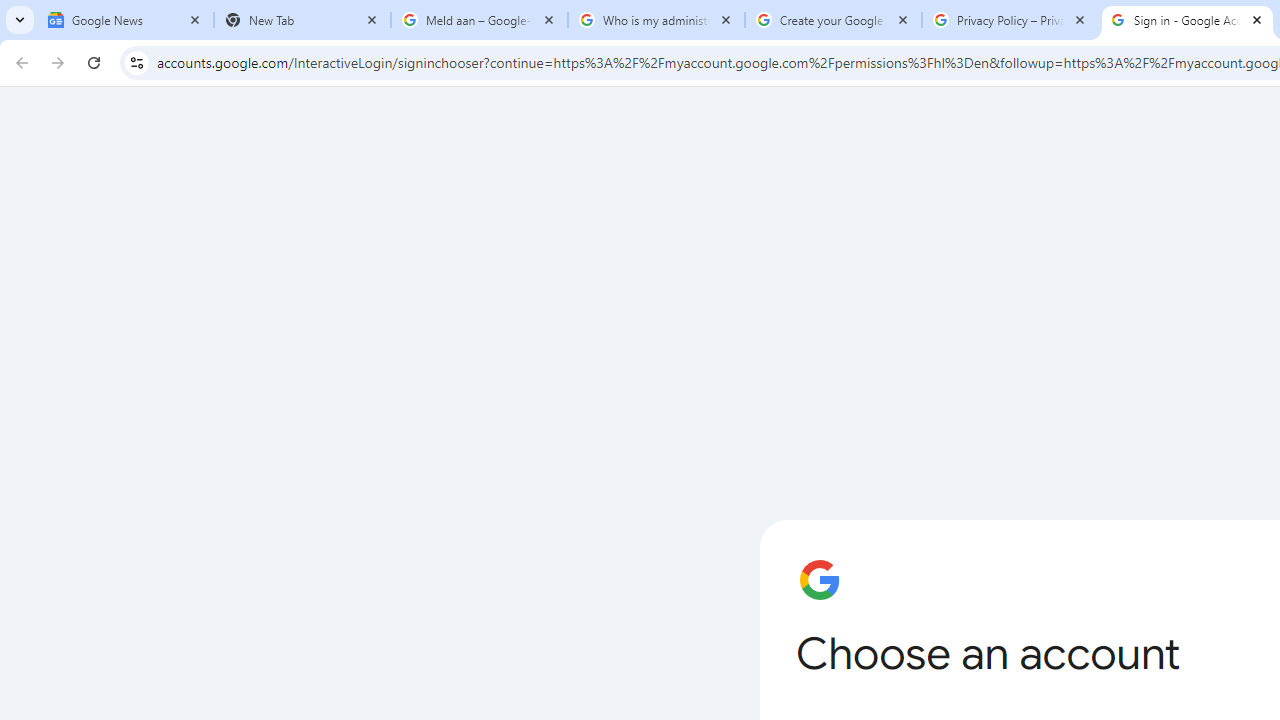  Describe the element at coordinates (656, 20) in the screenshot. I see `'Who is my administrator? - Google Account Help'` at that location.